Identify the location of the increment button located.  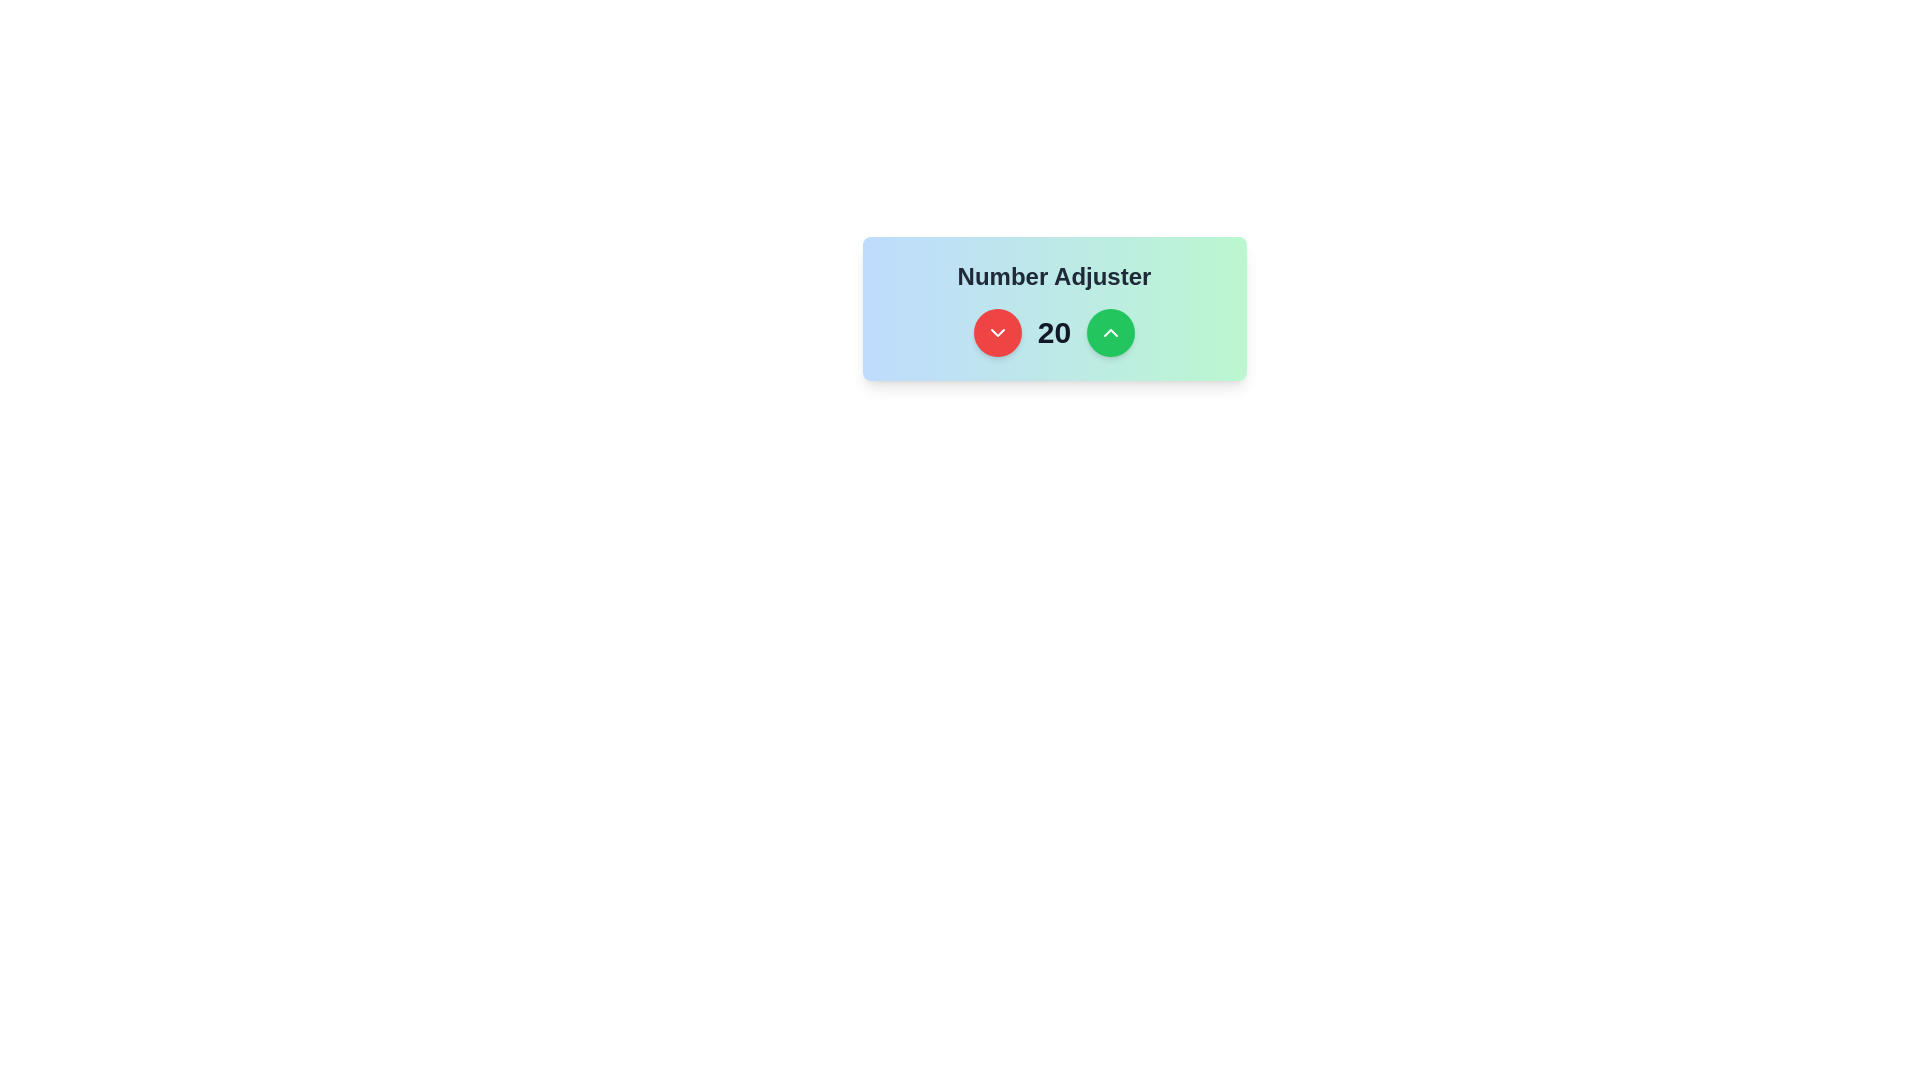
(1110, 331).